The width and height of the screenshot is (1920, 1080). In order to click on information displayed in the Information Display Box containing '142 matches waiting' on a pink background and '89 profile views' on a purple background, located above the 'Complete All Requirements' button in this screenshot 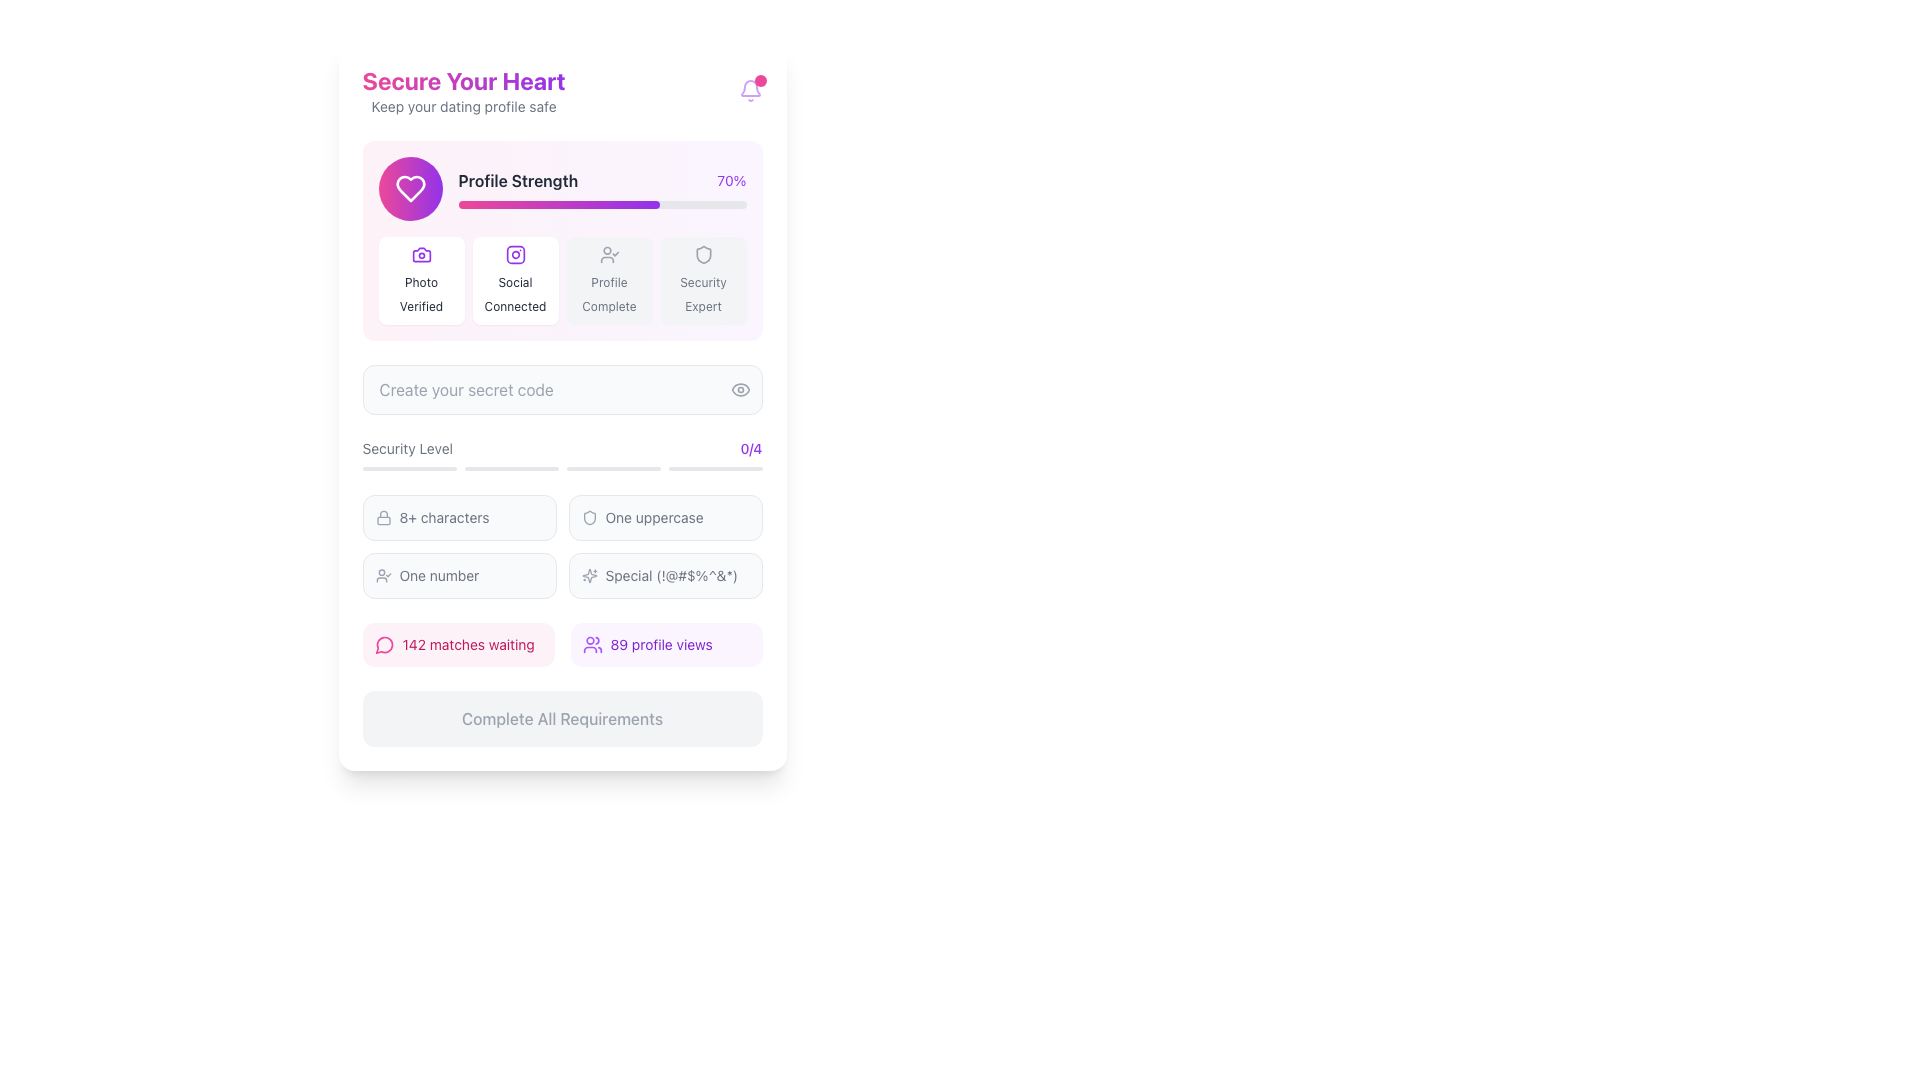, I will do `click(561, 644)`.